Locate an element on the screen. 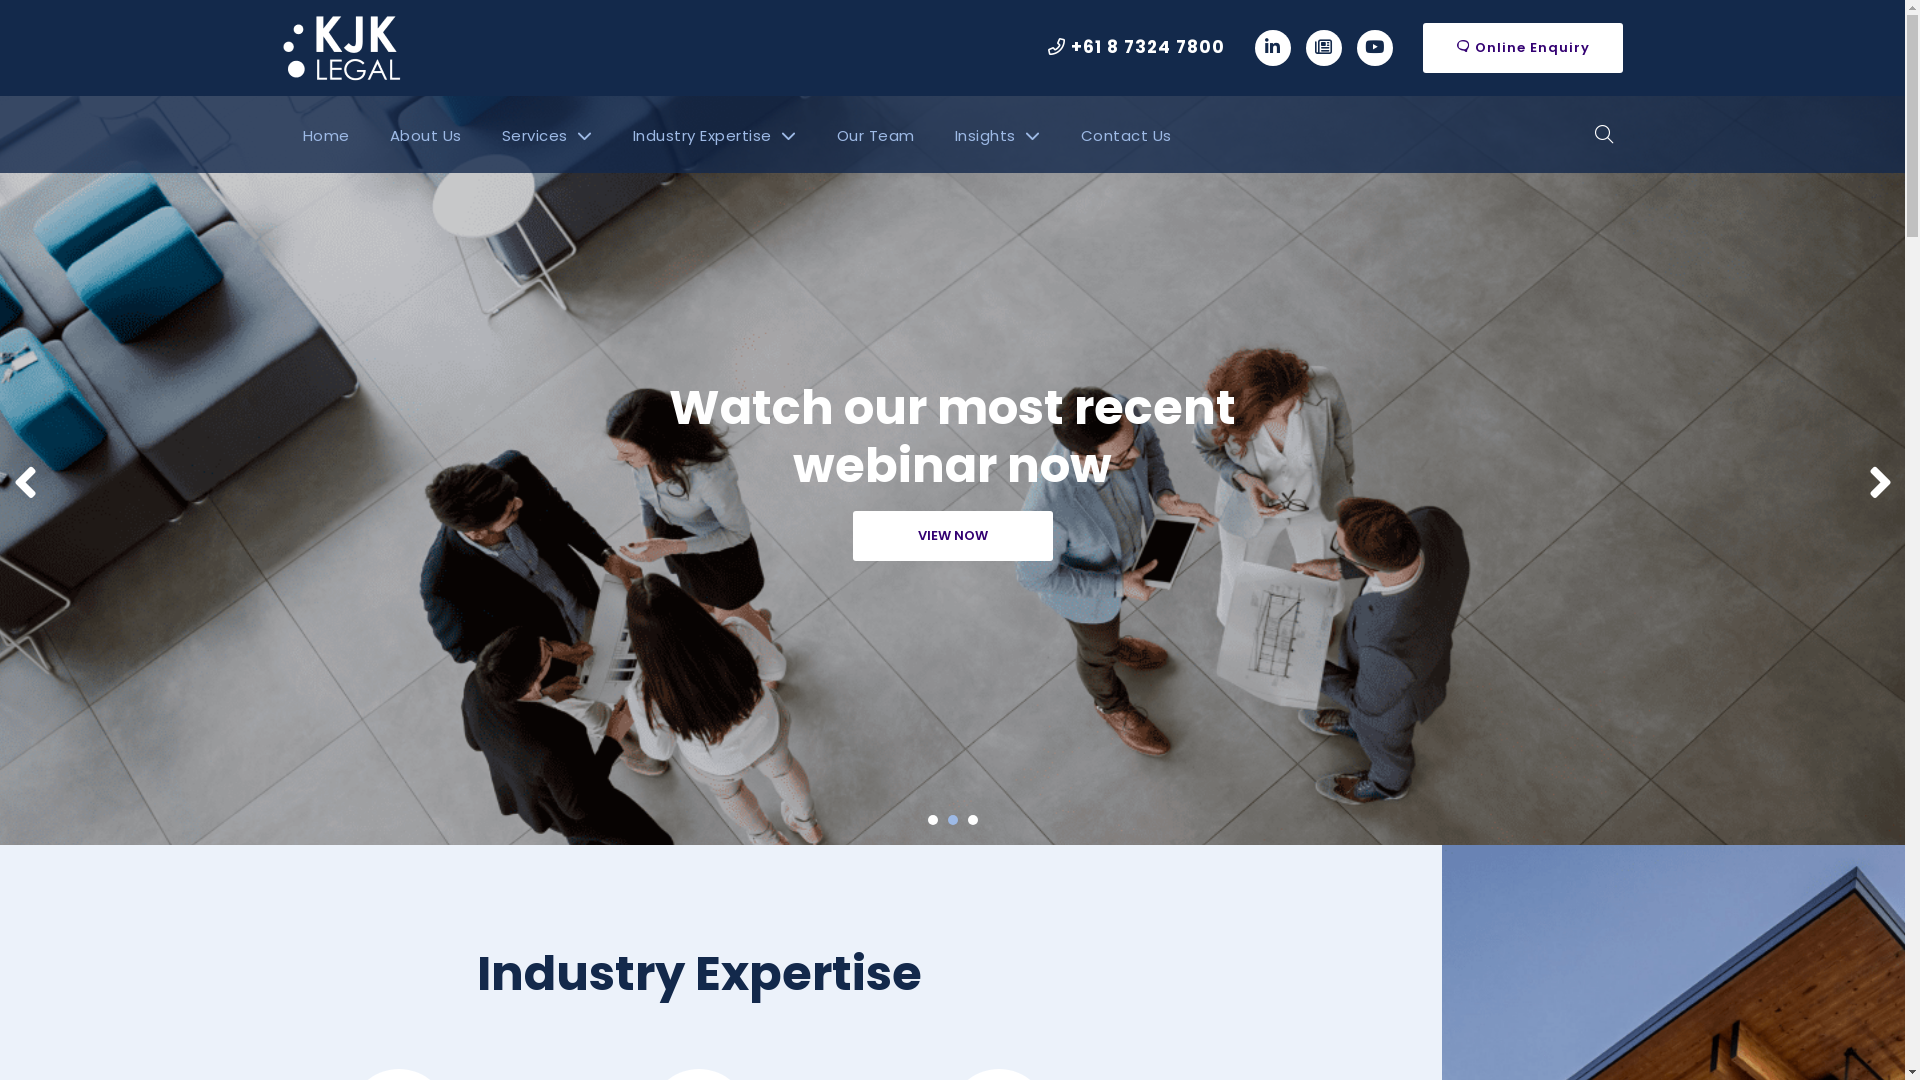 This screenshot has height=1080, width=1920. 'Online Enquiry' is located at coordinates (1520, 46).